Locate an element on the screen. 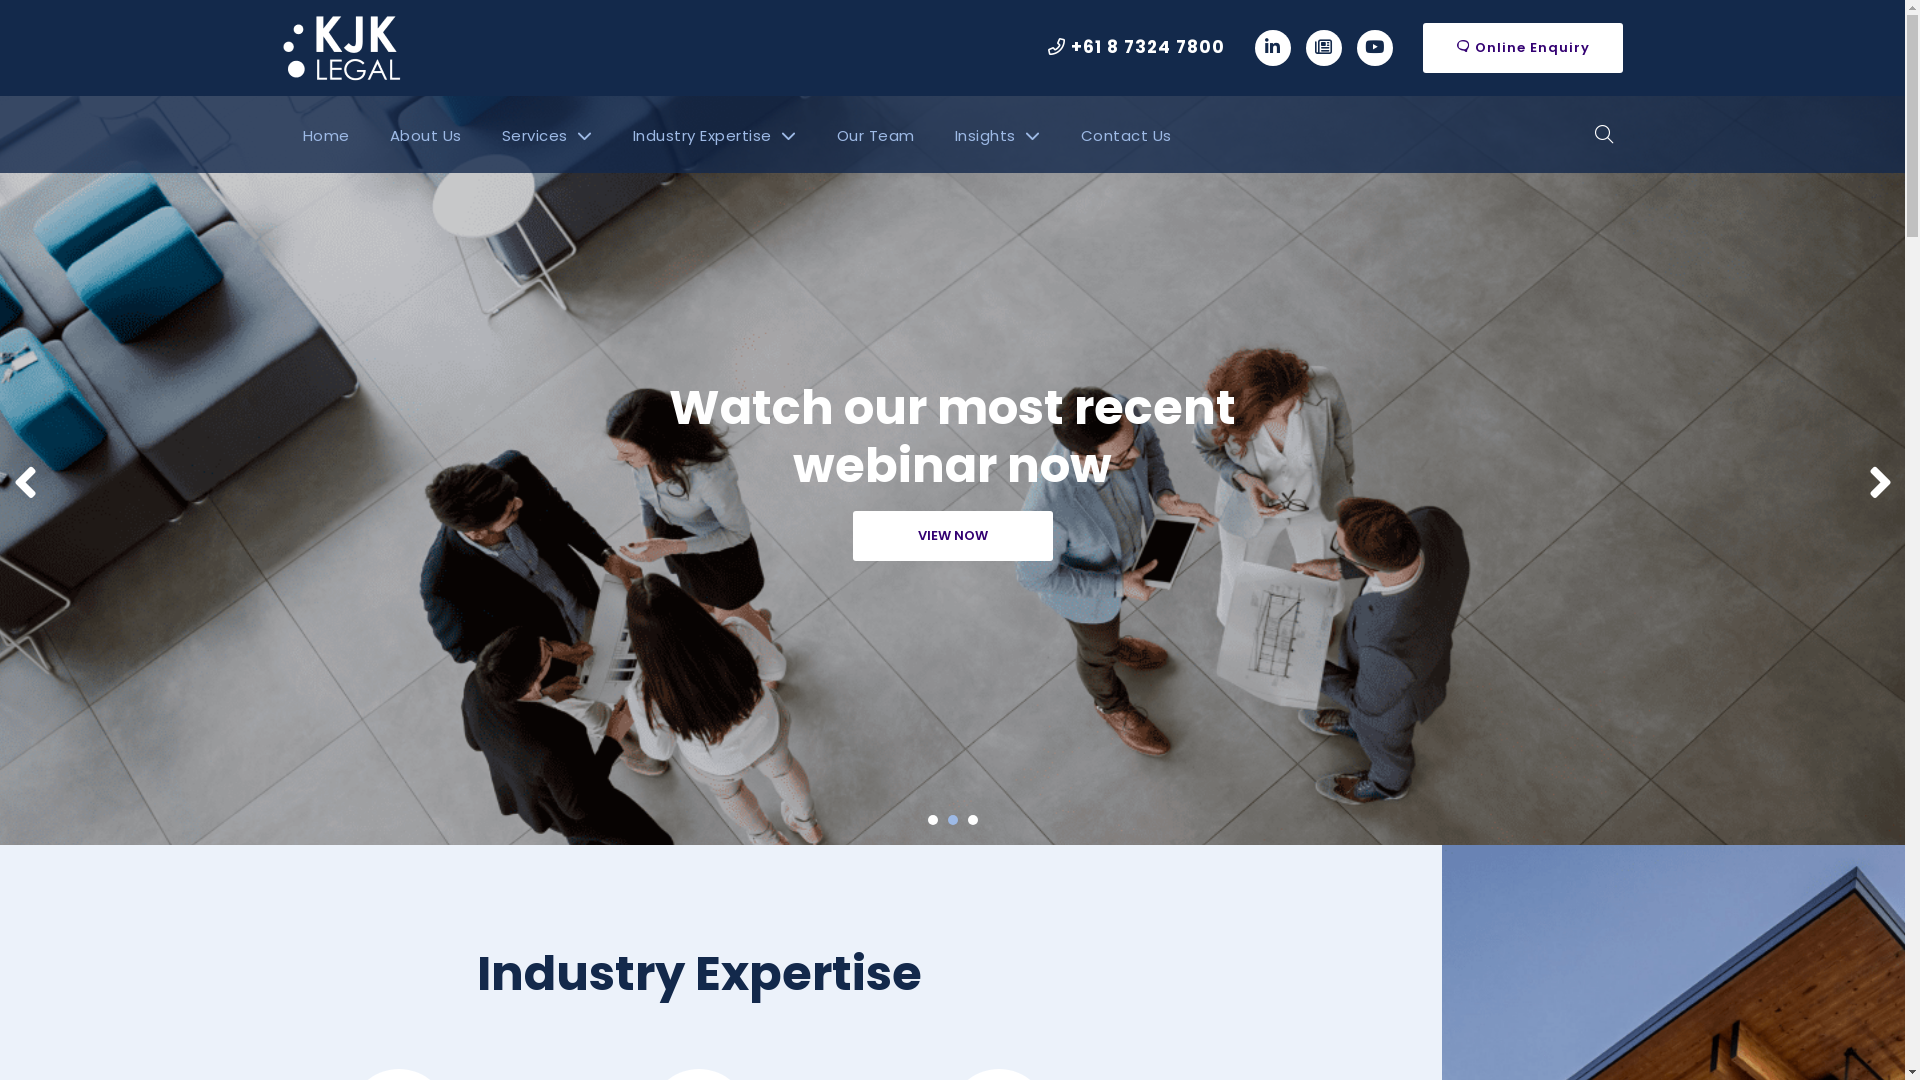 This screenshot has height=1080, width=1920. 'Online Enquiry' is located at coordinates (1520, 46).